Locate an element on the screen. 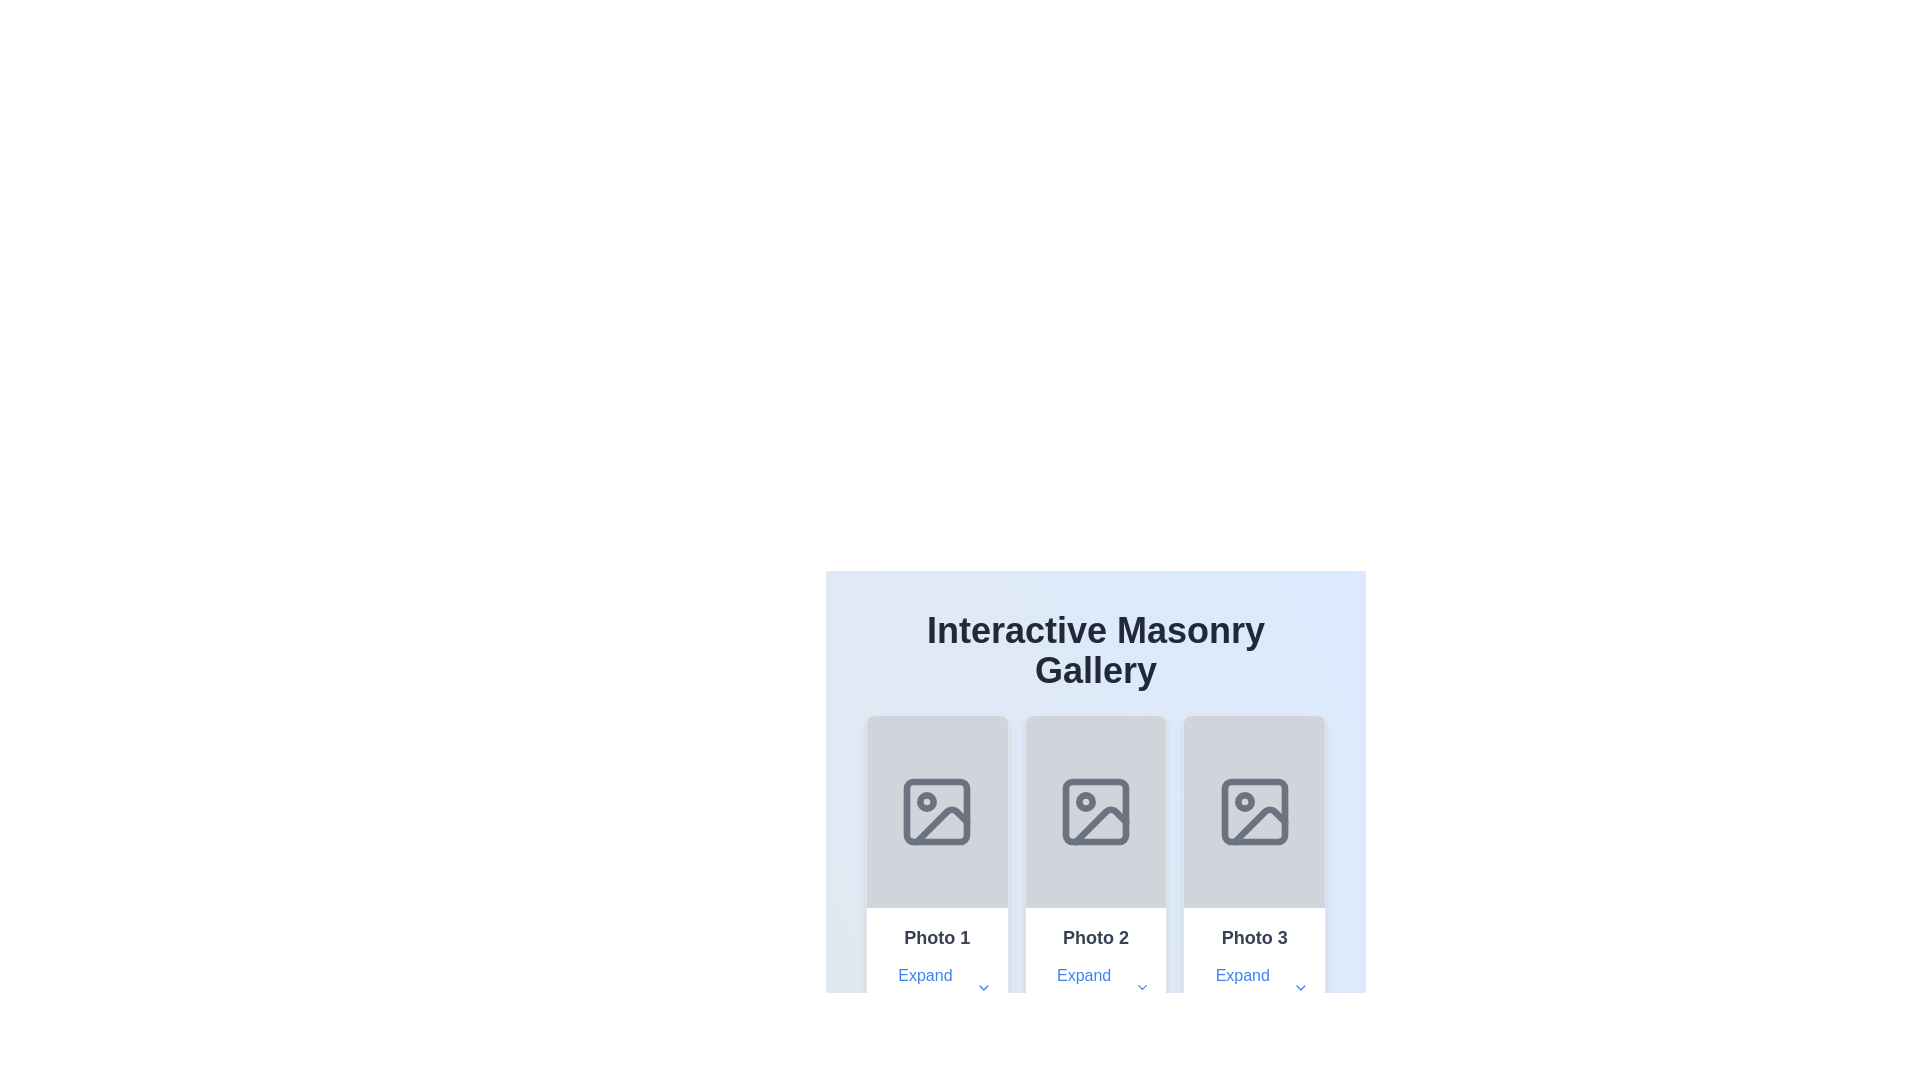  Circle (SVG element) located inside the first icon image of the 'Interactive Masonry Gallery' interface, indicating an active or selected state for 'Photo 1', via developer tools is located at coordinates (926, 801).